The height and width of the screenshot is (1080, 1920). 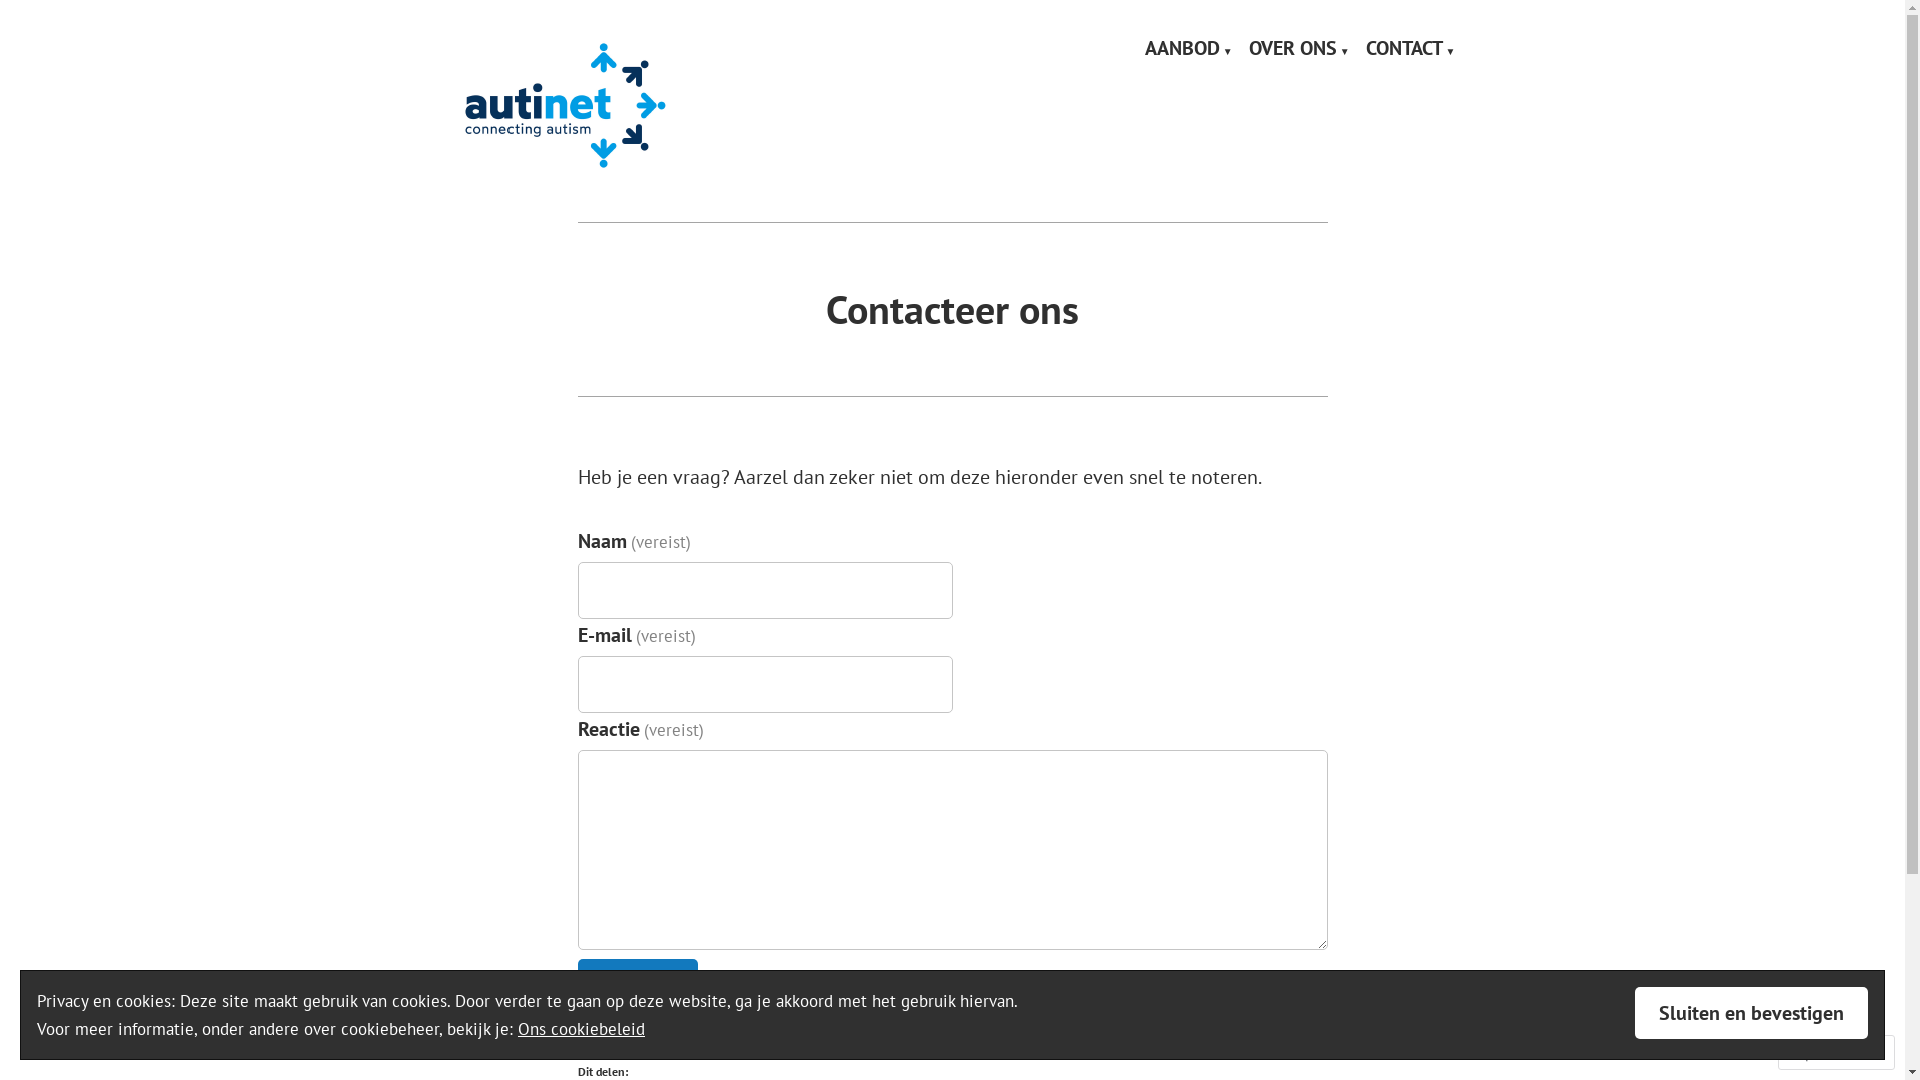 I want to click on 'CONTACT', so click(x=1410, y=48).